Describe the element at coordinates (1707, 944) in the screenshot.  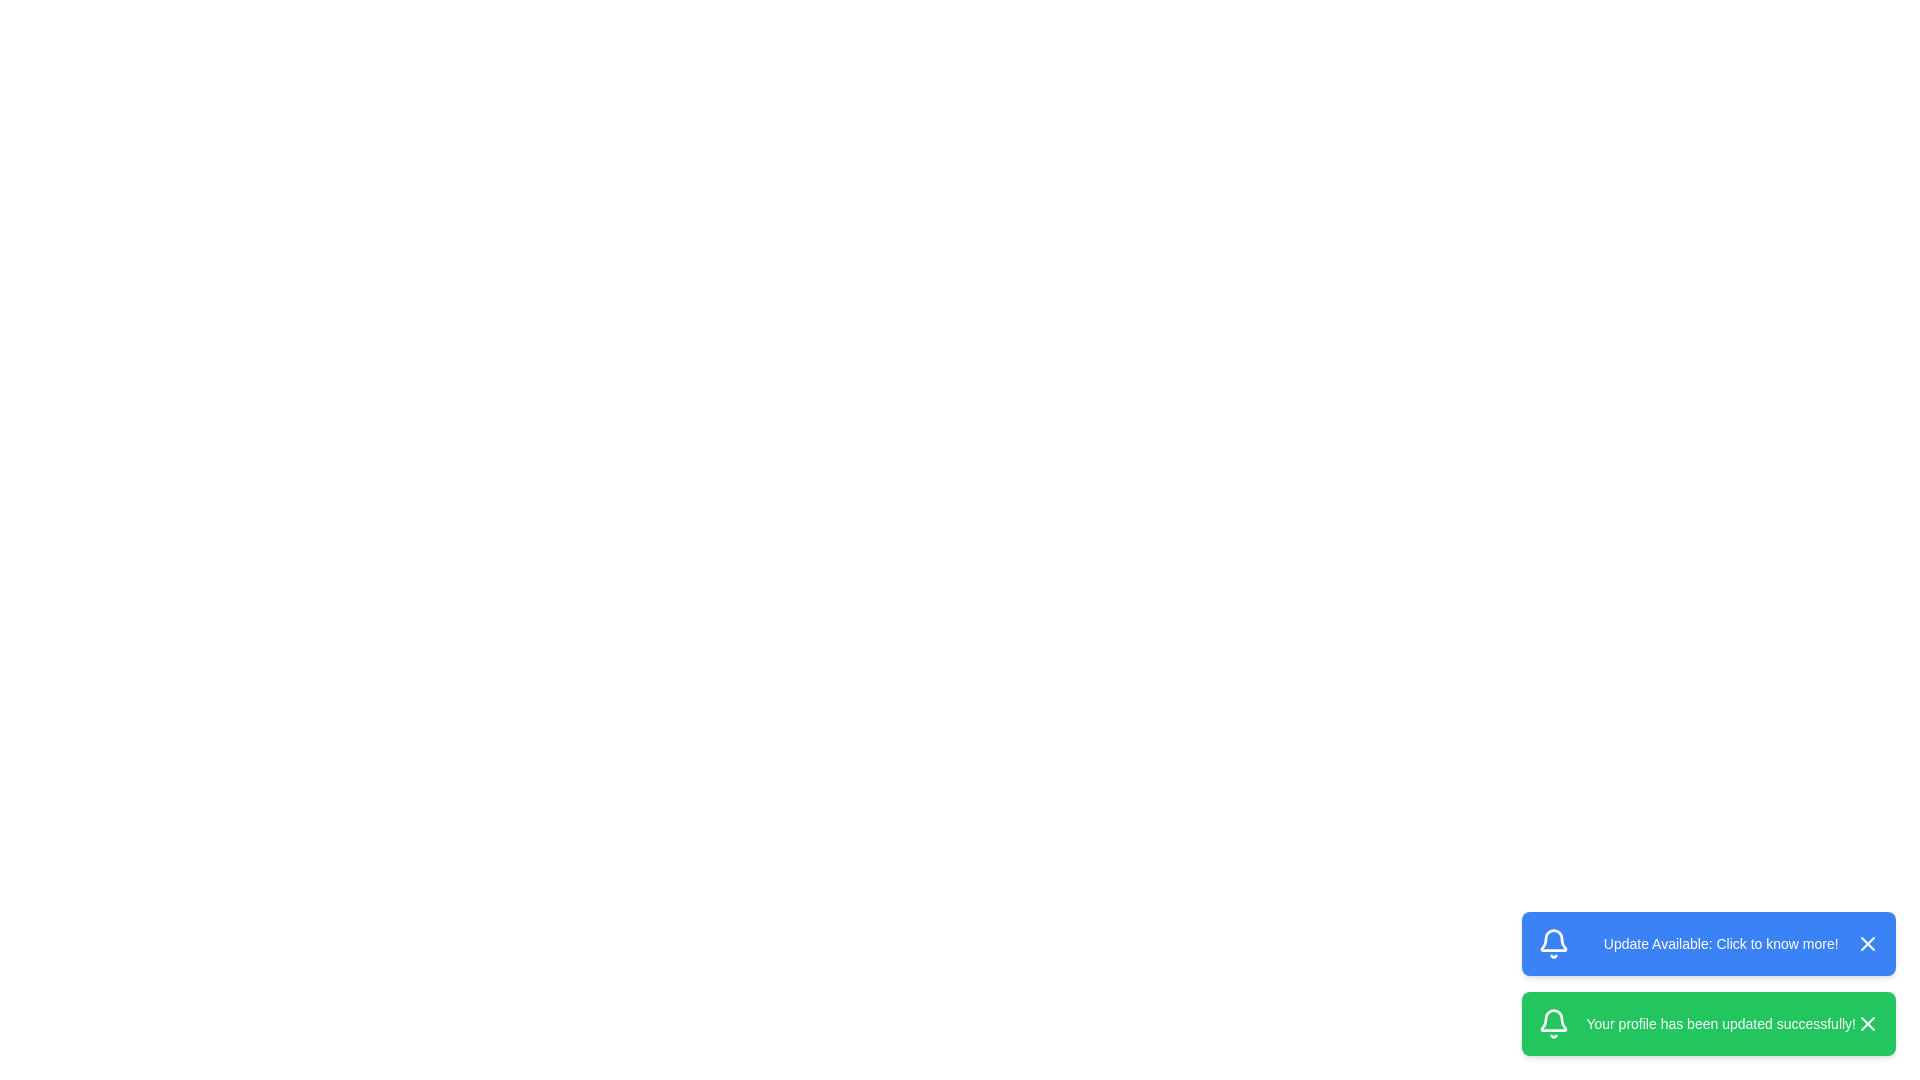
I see `the notification to read its content` at that location.